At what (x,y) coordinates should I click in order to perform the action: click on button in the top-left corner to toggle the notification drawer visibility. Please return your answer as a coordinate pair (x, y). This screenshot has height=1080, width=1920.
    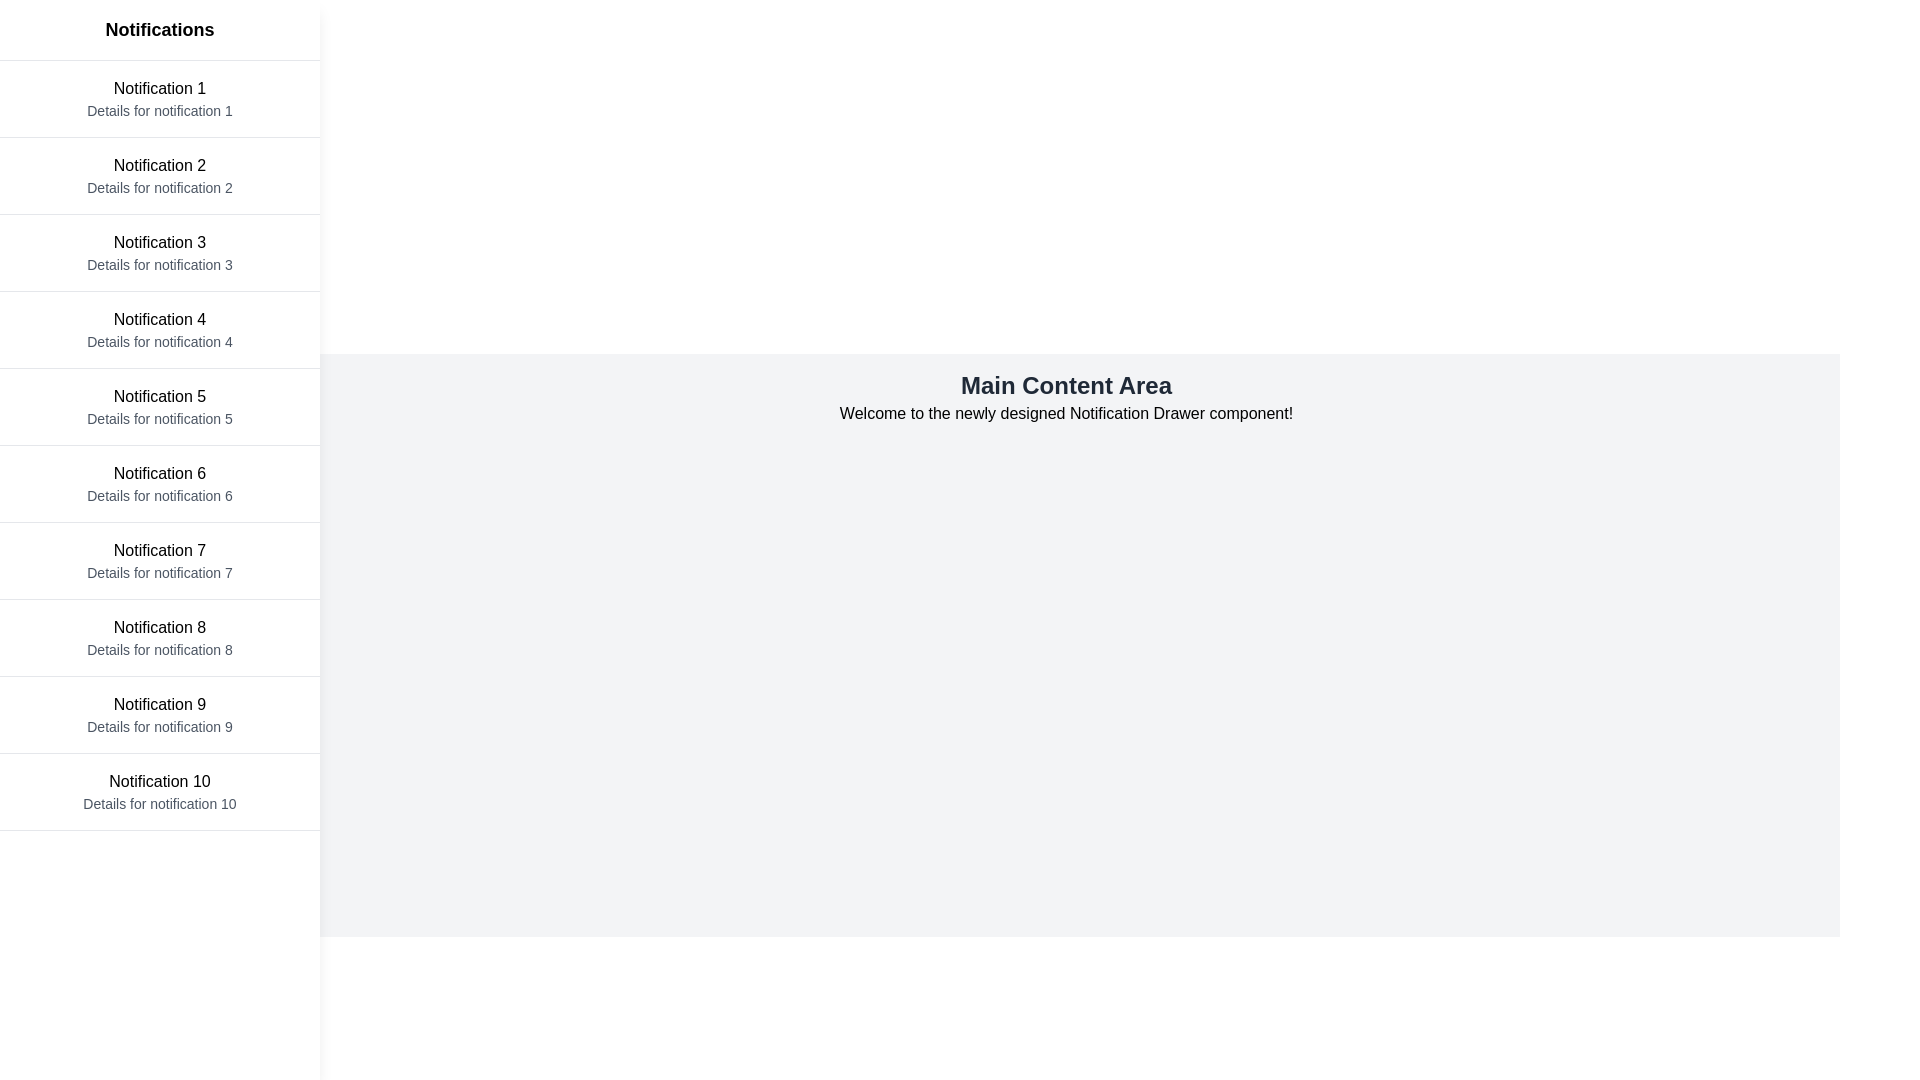
    Looking at the image, I should click on (38, 38).